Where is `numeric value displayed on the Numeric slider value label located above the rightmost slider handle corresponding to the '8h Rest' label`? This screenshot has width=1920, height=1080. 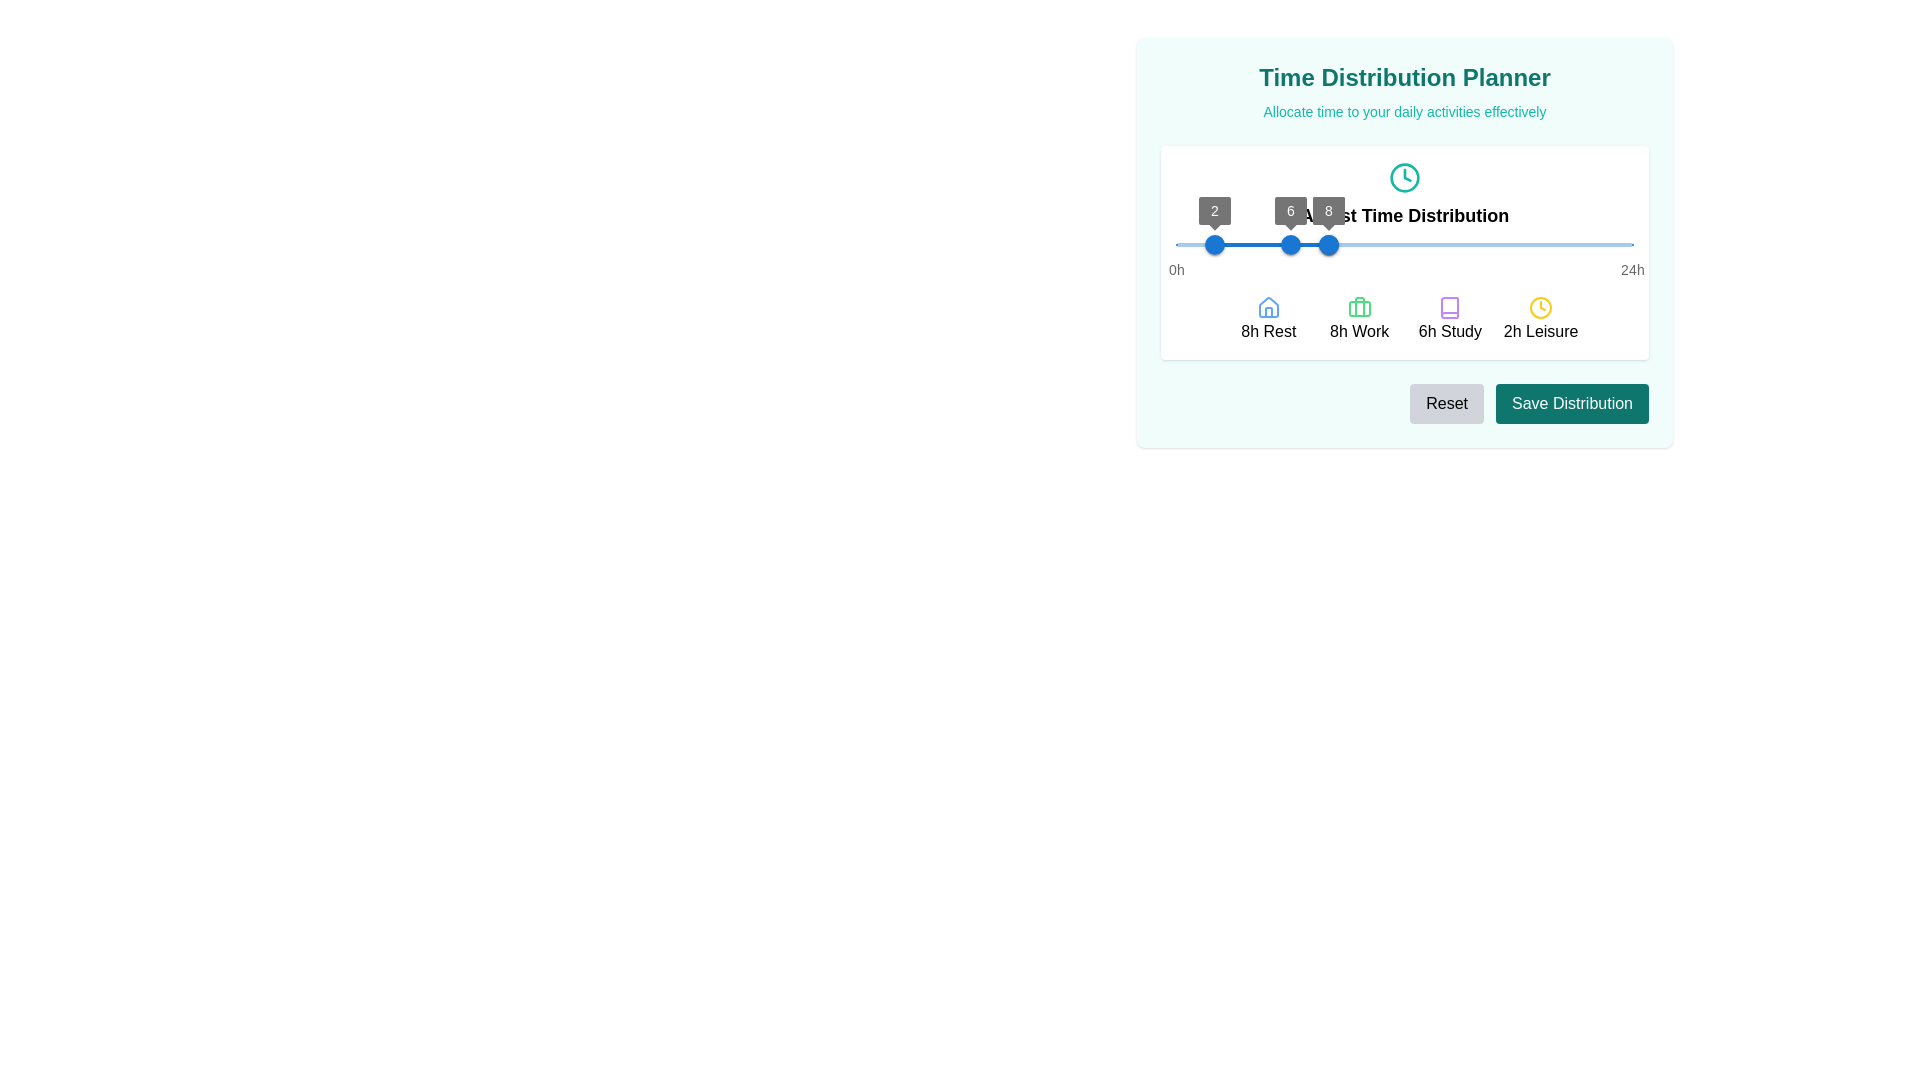
numeric value displayed on the Numeric slider value label located above the rightmost slider handle corresponding to the '8h Rest' label is located at coordinates (1329, 211).